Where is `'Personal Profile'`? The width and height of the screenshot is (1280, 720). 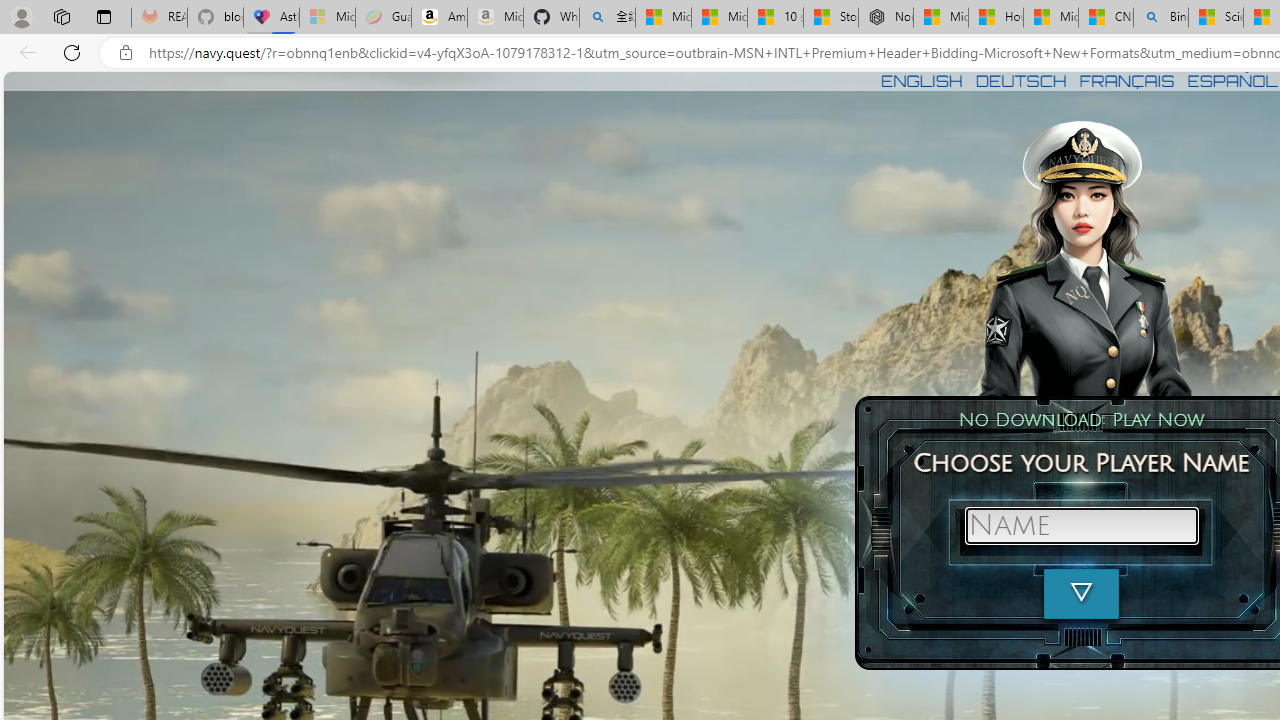 'Personal Profile' is located at coordinates (21, 16).